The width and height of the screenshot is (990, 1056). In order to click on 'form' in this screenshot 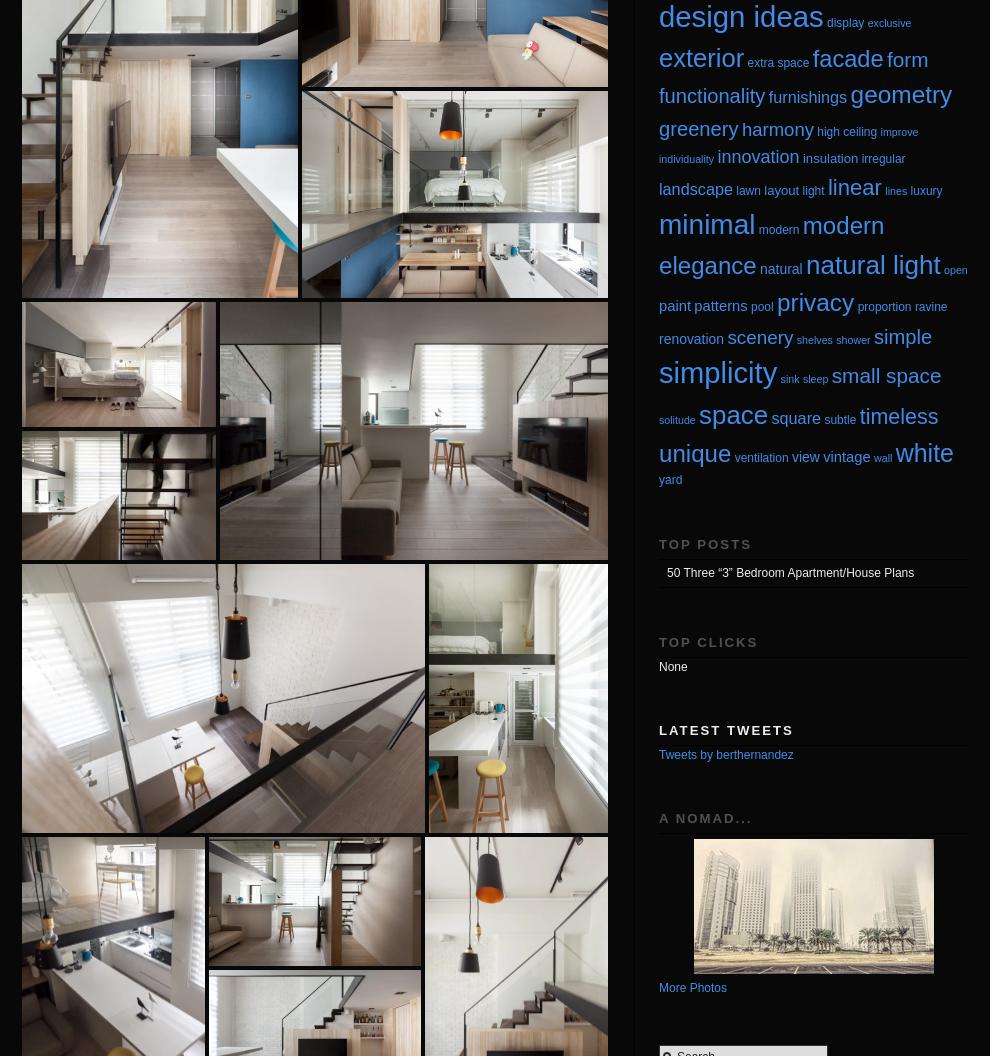, I will do `click(906, 58)`.